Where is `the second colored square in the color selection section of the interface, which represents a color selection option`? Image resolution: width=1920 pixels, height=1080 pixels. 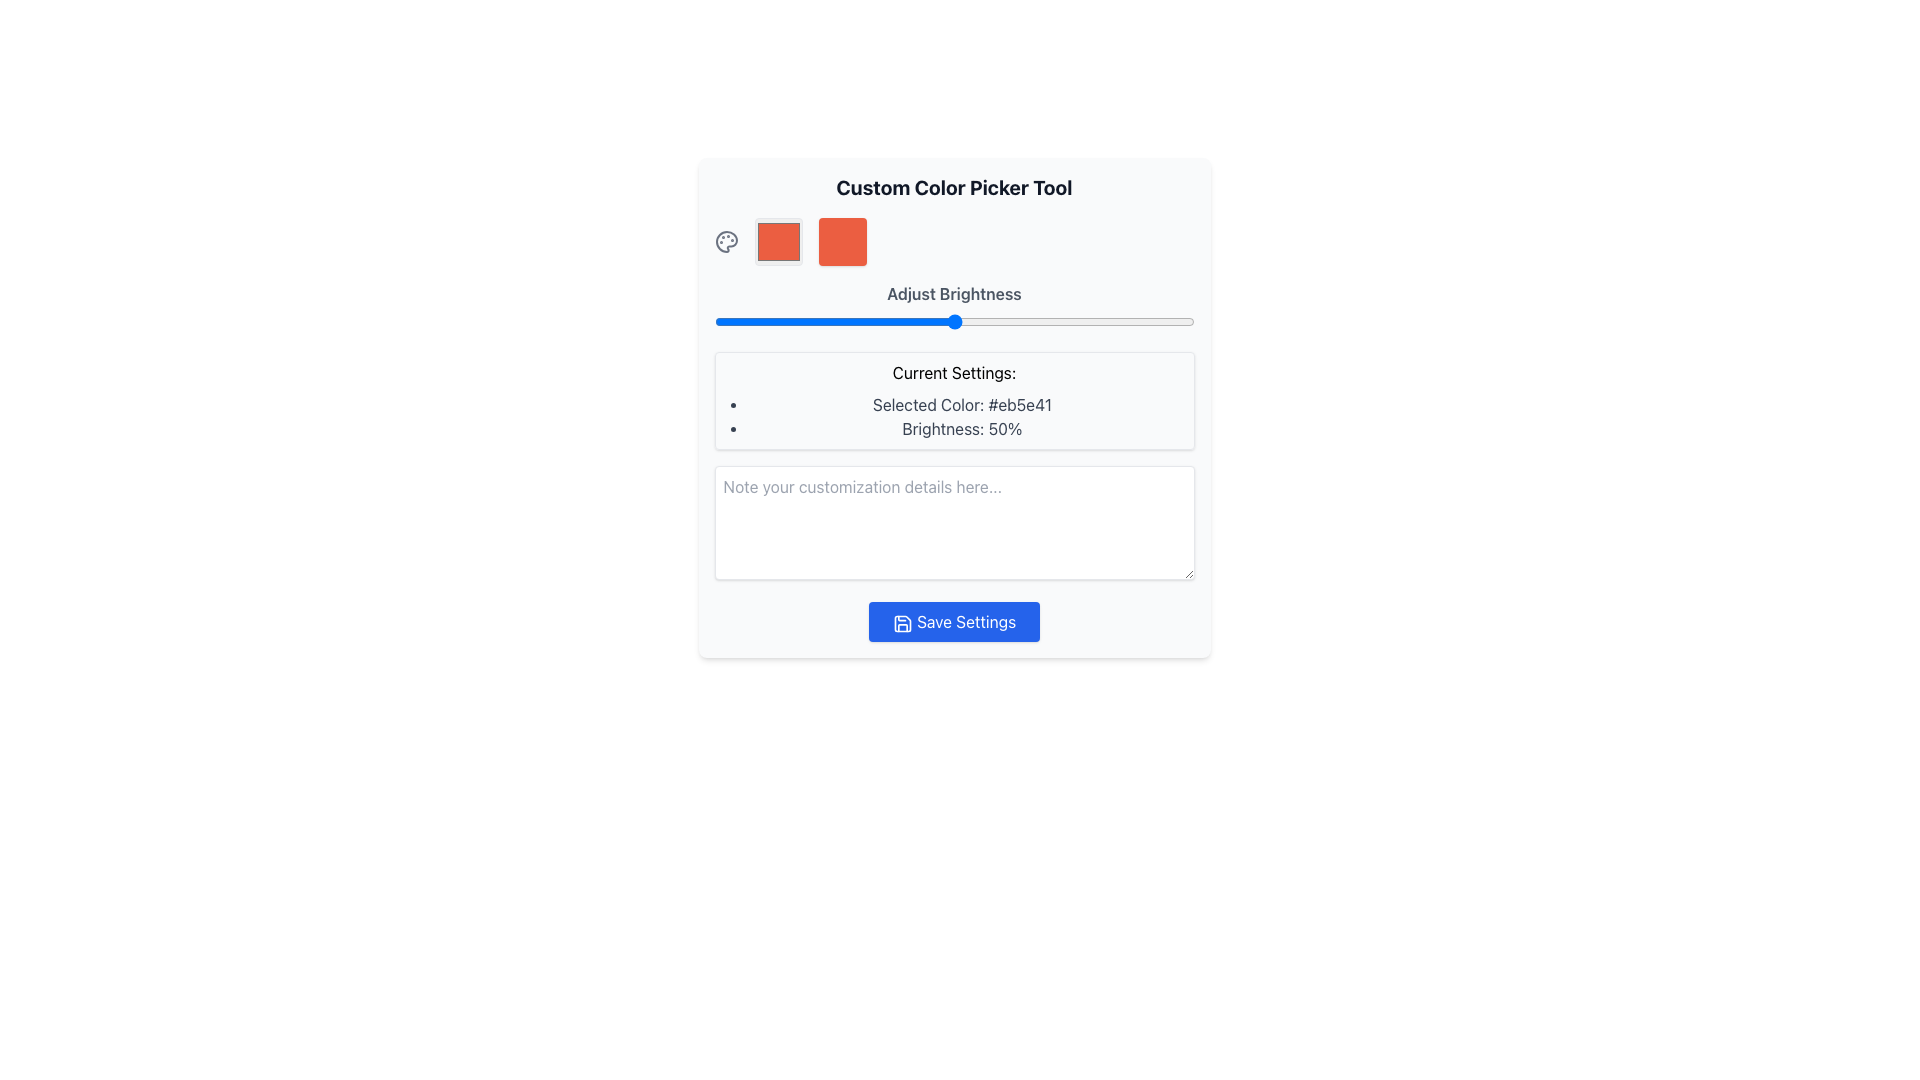
the second colored square in the color selection section of the interface, which represents a color selection option is located at coordinates (842, 241).